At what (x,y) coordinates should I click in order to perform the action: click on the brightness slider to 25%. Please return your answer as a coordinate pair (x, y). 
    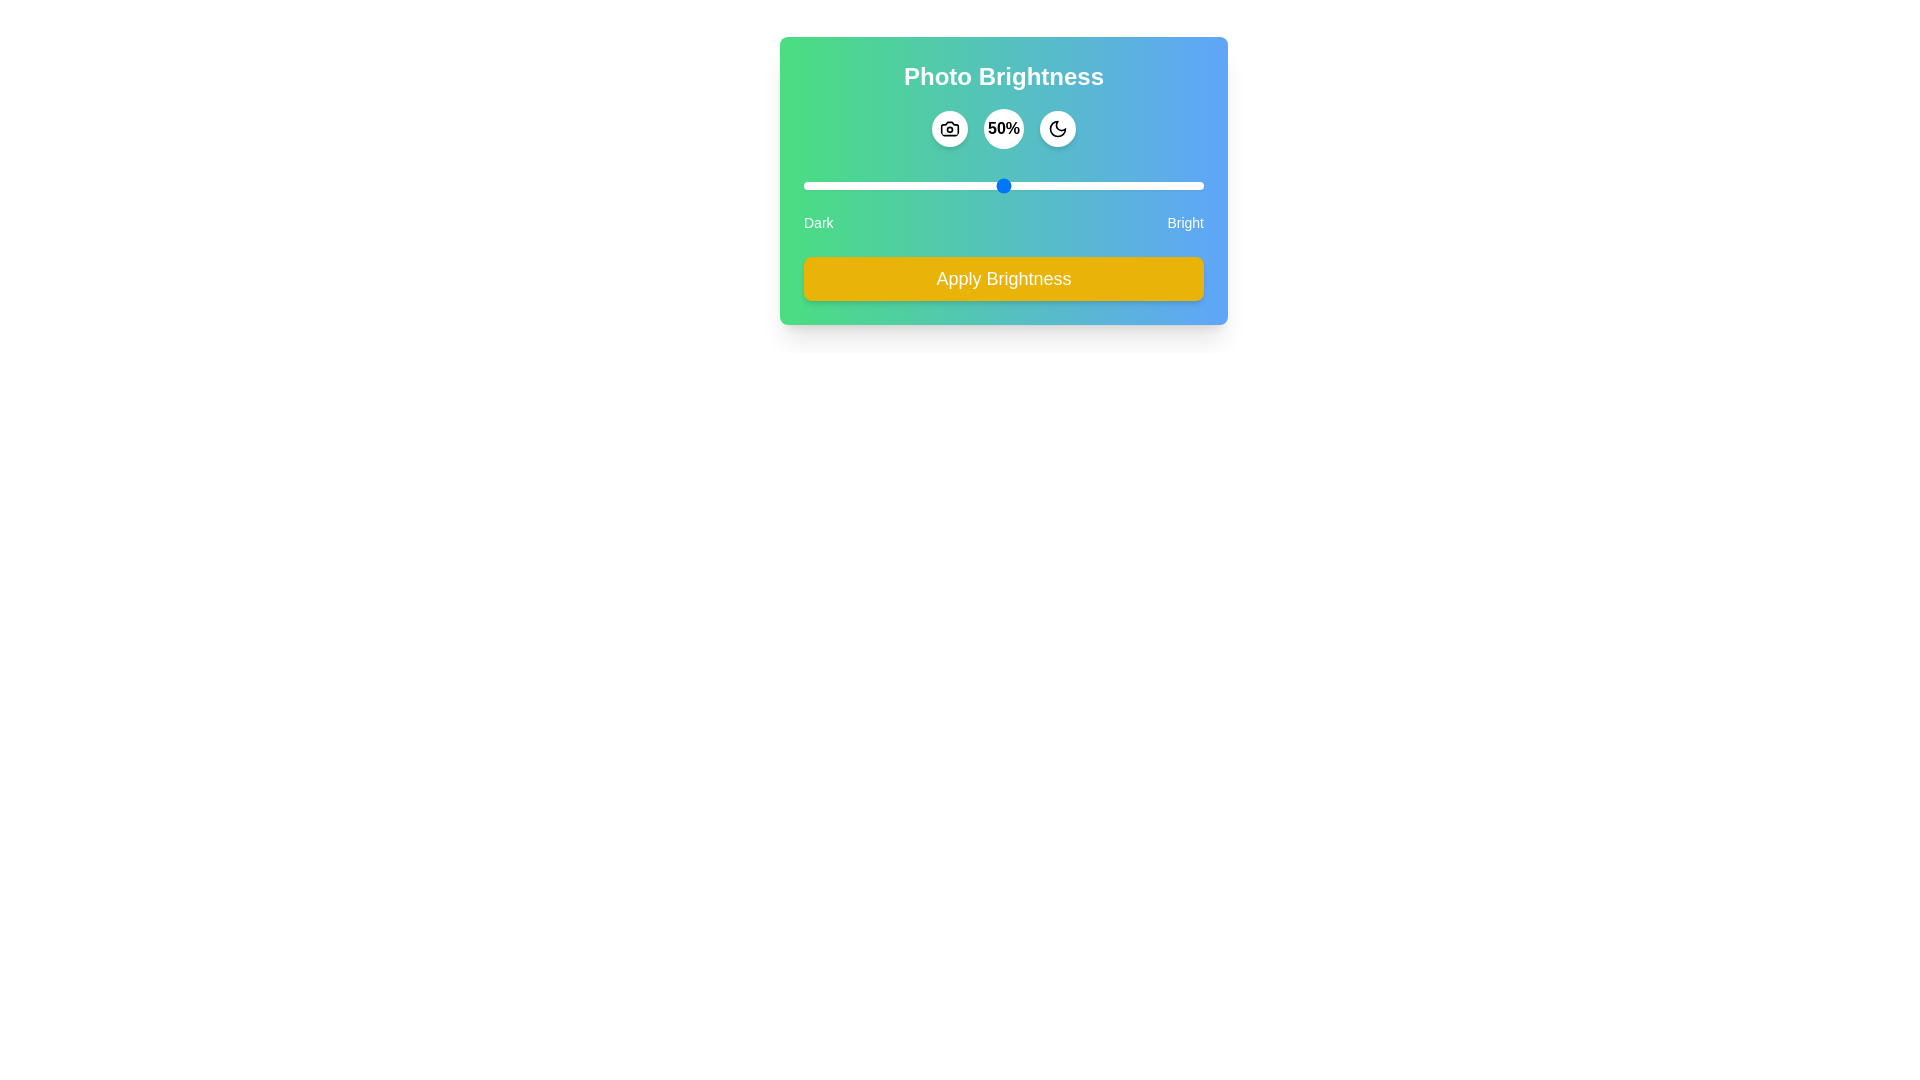
    Looking at the image, I should click on (902, 185).